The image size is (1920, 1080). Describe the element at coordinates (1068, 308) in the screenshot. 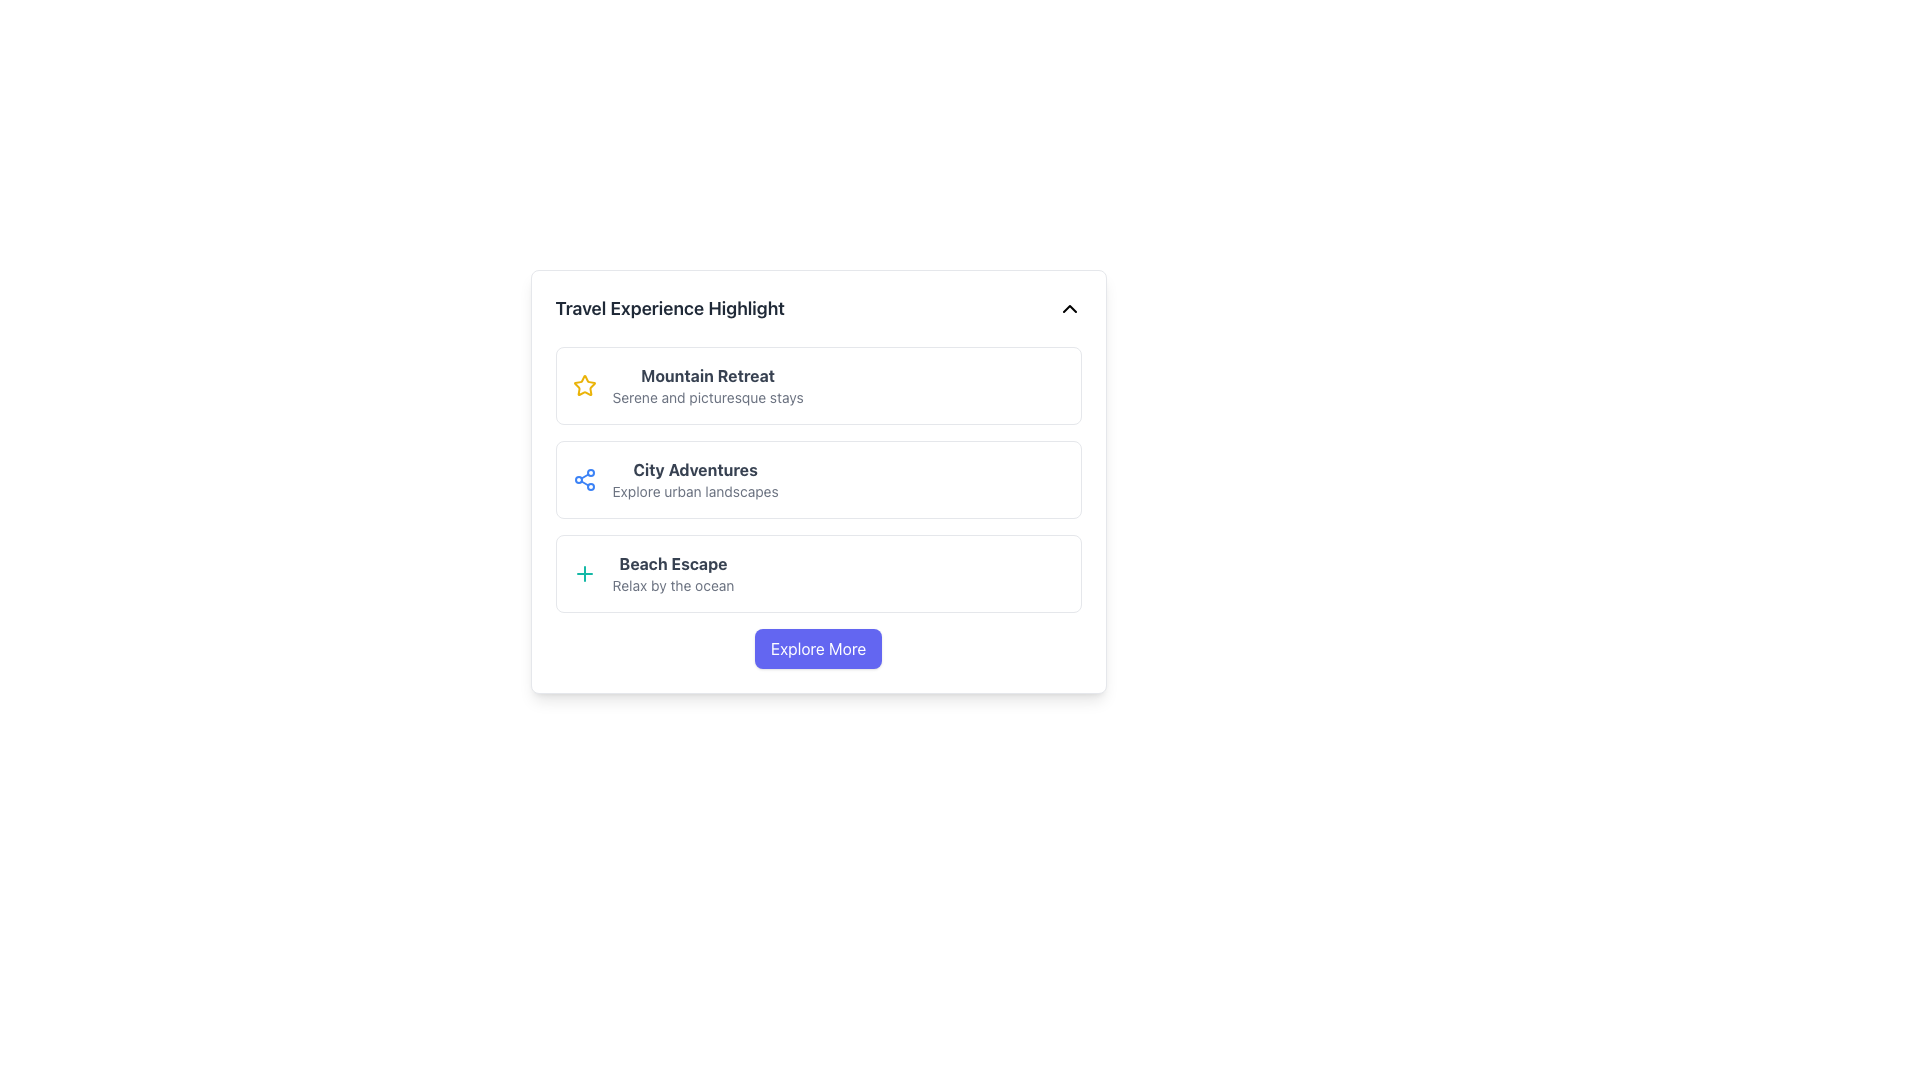

I see `the chevron icon in the upper right corner of the 'Travel Experience Highlight' section to toggle the content display` at that location.